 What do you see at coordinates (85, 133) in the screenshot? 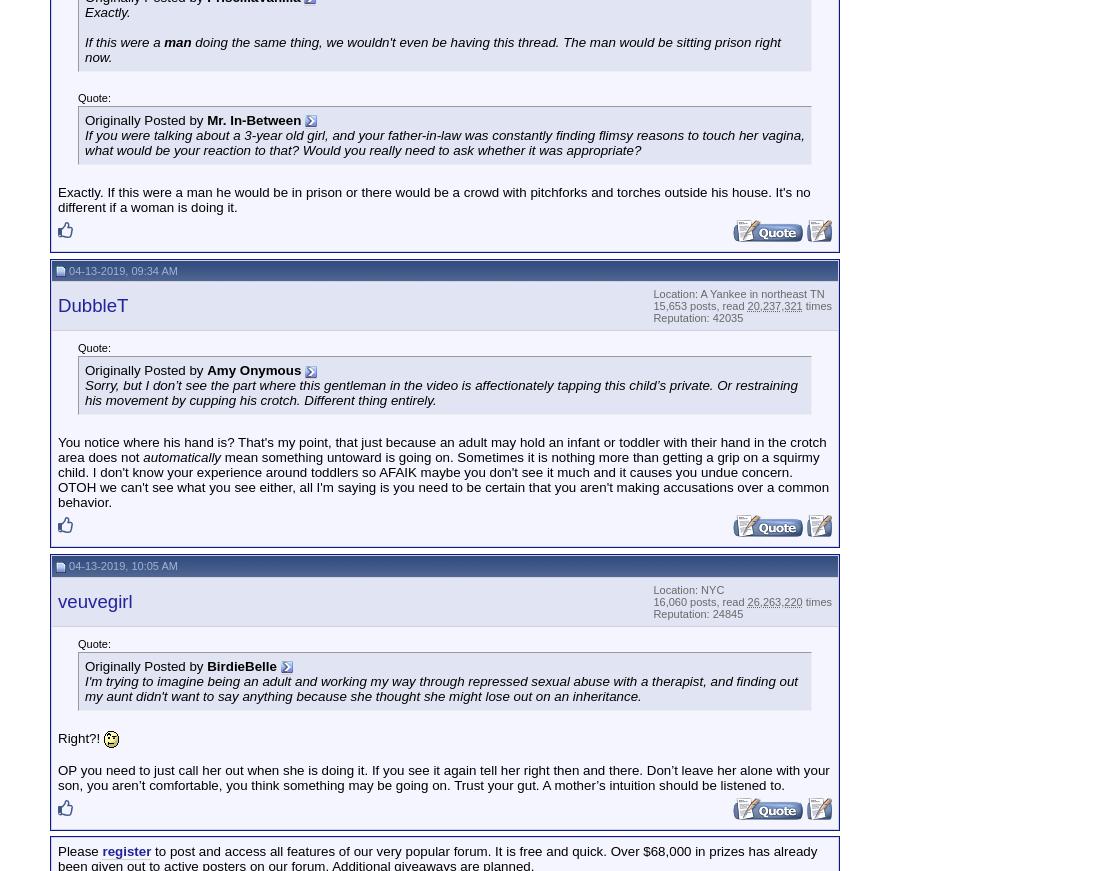
I see `'If you were talking about a 3-year old'` at bounding box center [85, 133].